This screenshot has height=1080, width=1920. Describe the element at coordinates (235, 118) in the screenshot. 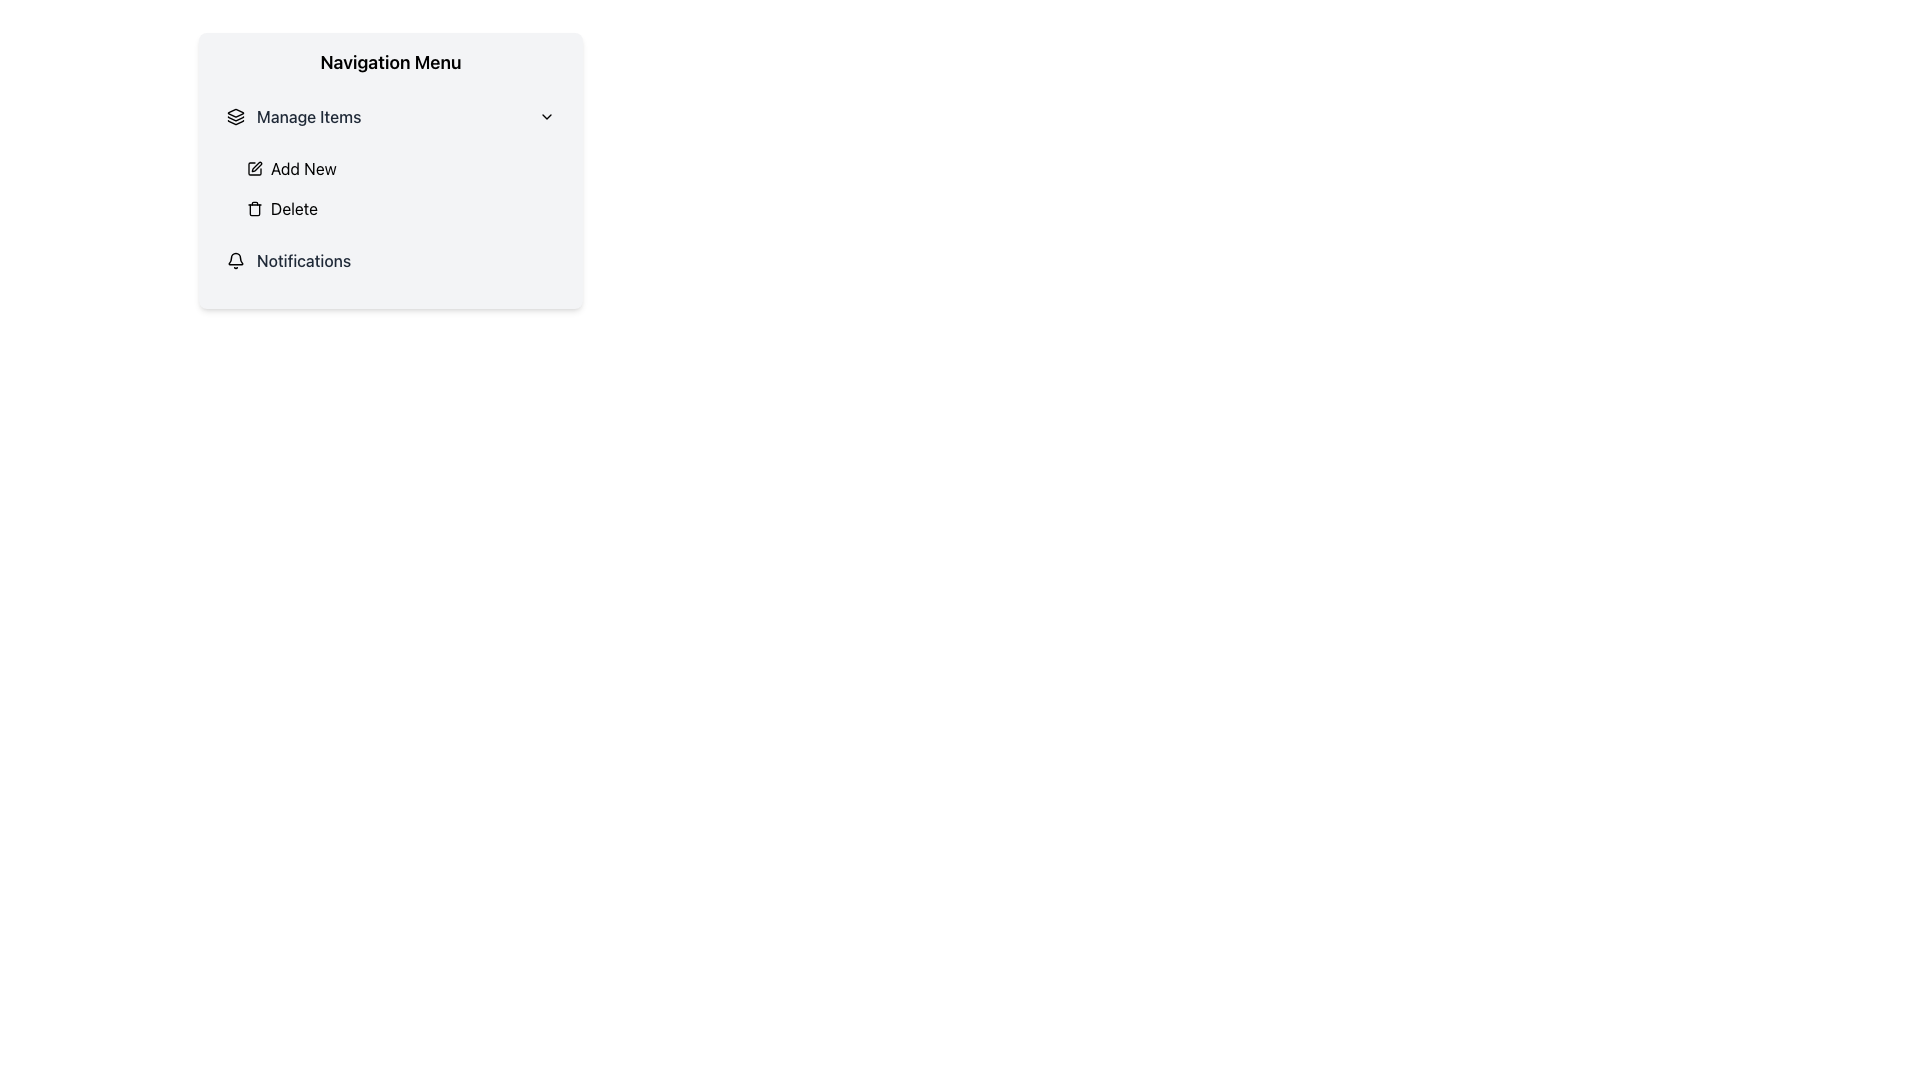

I see `the middle part of the three-layered icon within the 'Manage Items' section of the 'Navigation Menu'` at that location.